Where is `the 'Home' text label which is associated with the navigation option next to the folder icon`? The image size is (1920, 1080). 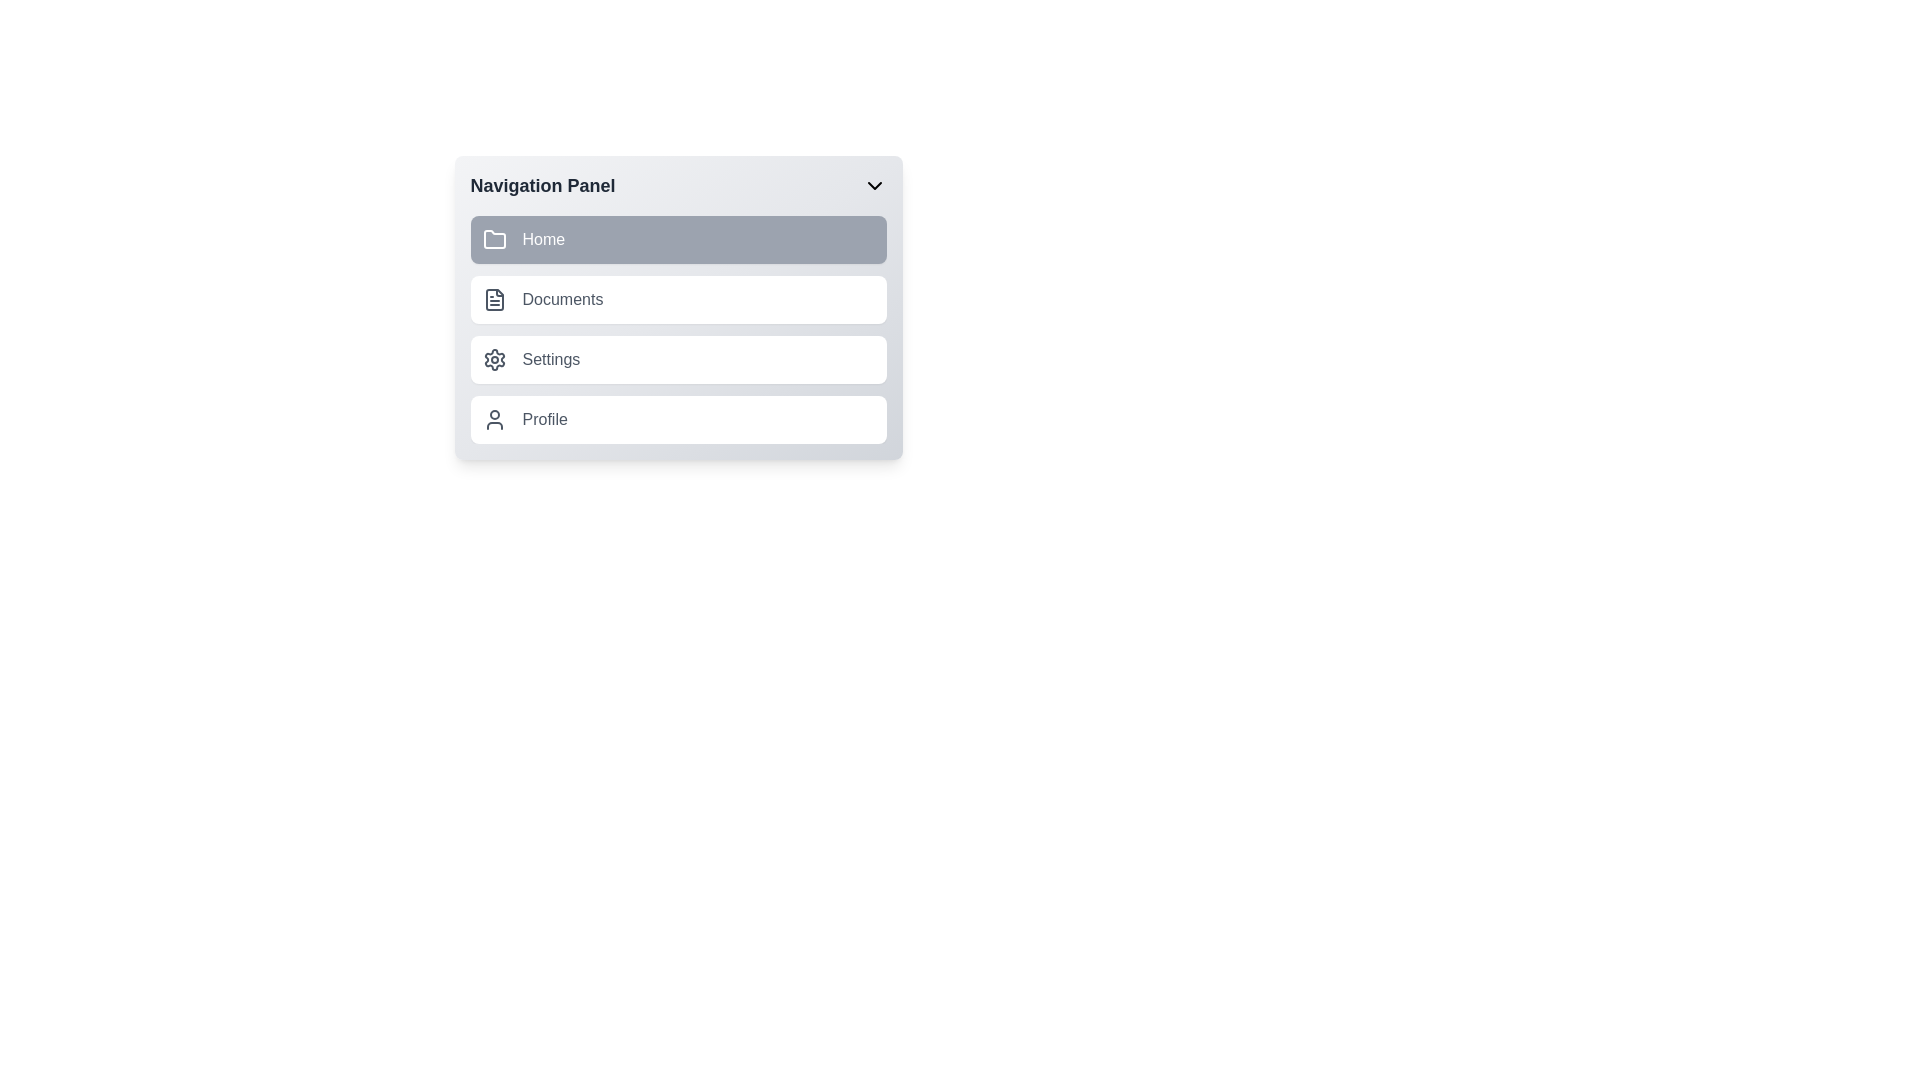
the 'Home' text label which is associated with the navigation option next to the folder icon is located at coordinates (543, 238).